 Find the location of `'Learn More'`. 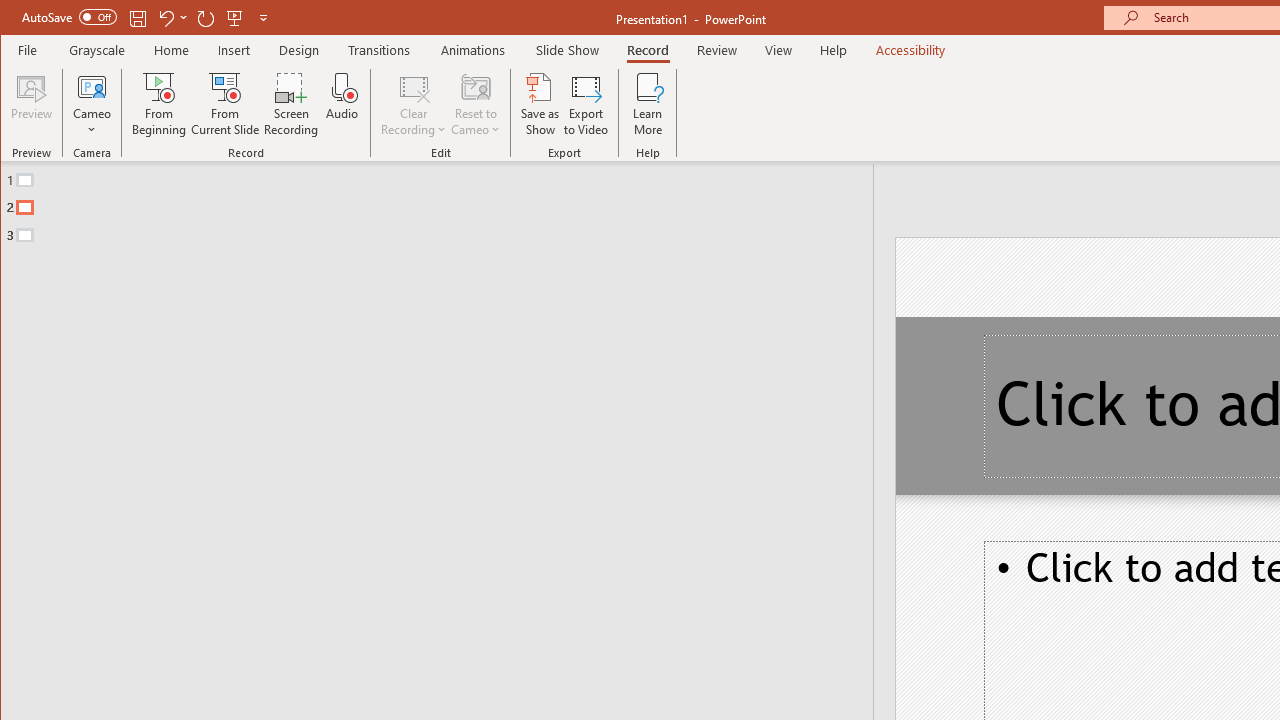

'Learn More' is located at coordinates (648, 104).